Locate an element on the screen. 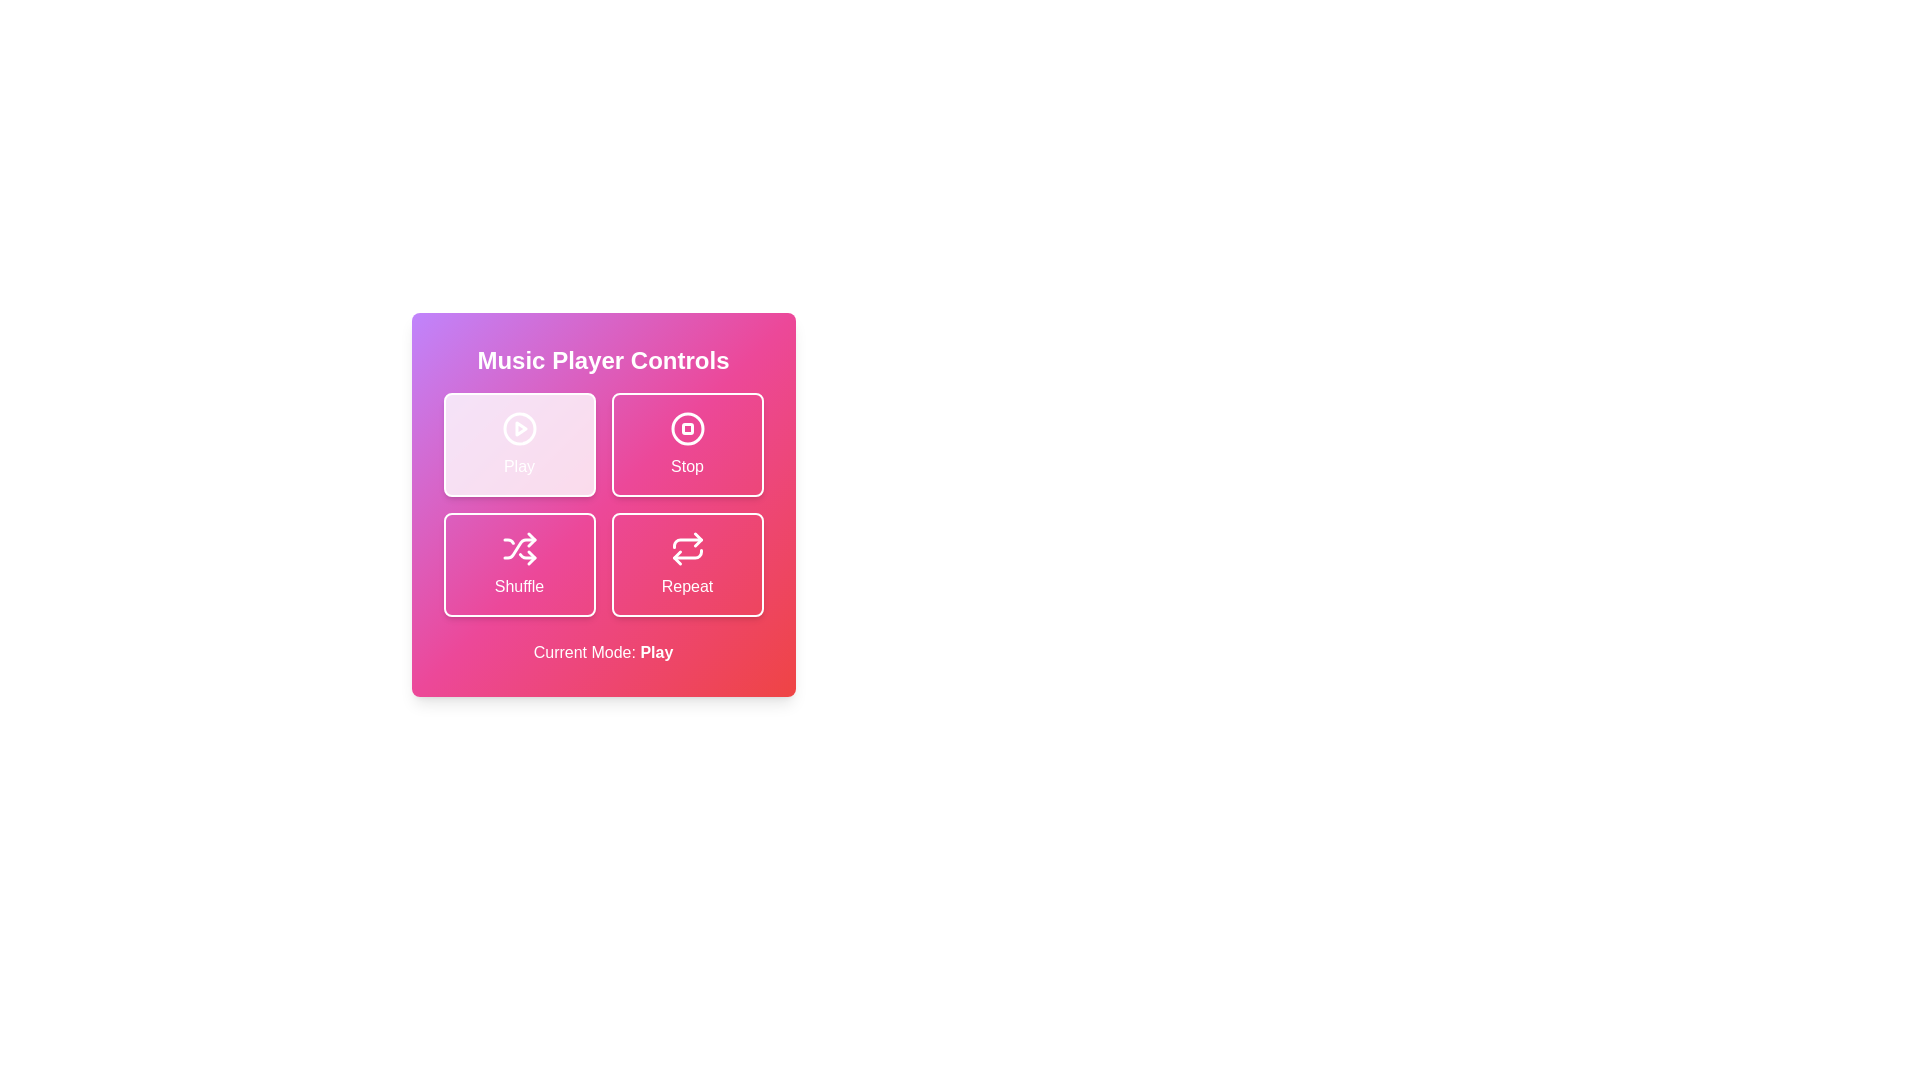 The width and height of the screenshot is (1920, 1080). the Stop button to observe its hover effect is located at coordinates (687, 443).